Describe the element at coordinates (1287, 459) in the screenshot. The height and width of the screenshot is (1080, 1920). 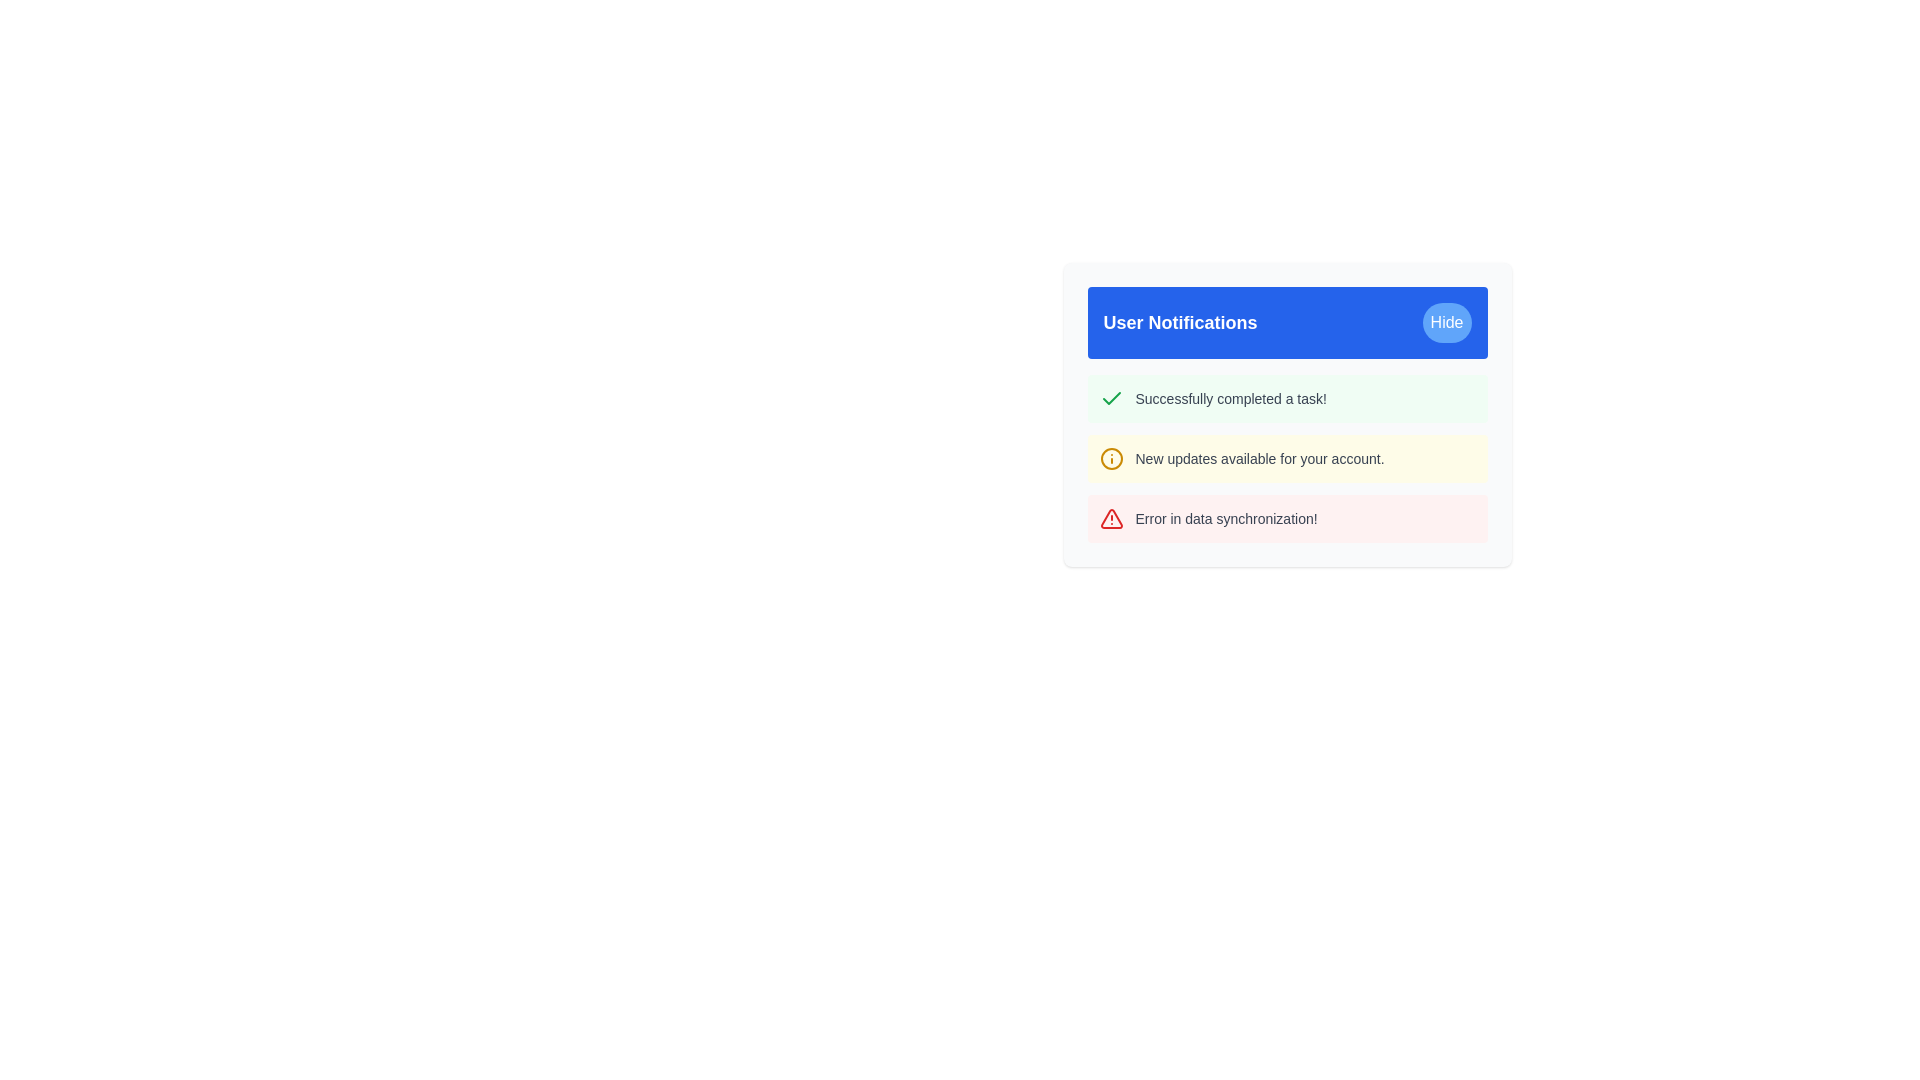
I see `message displayed in the second notification card that notifies the user about updates related to their account` at that location.